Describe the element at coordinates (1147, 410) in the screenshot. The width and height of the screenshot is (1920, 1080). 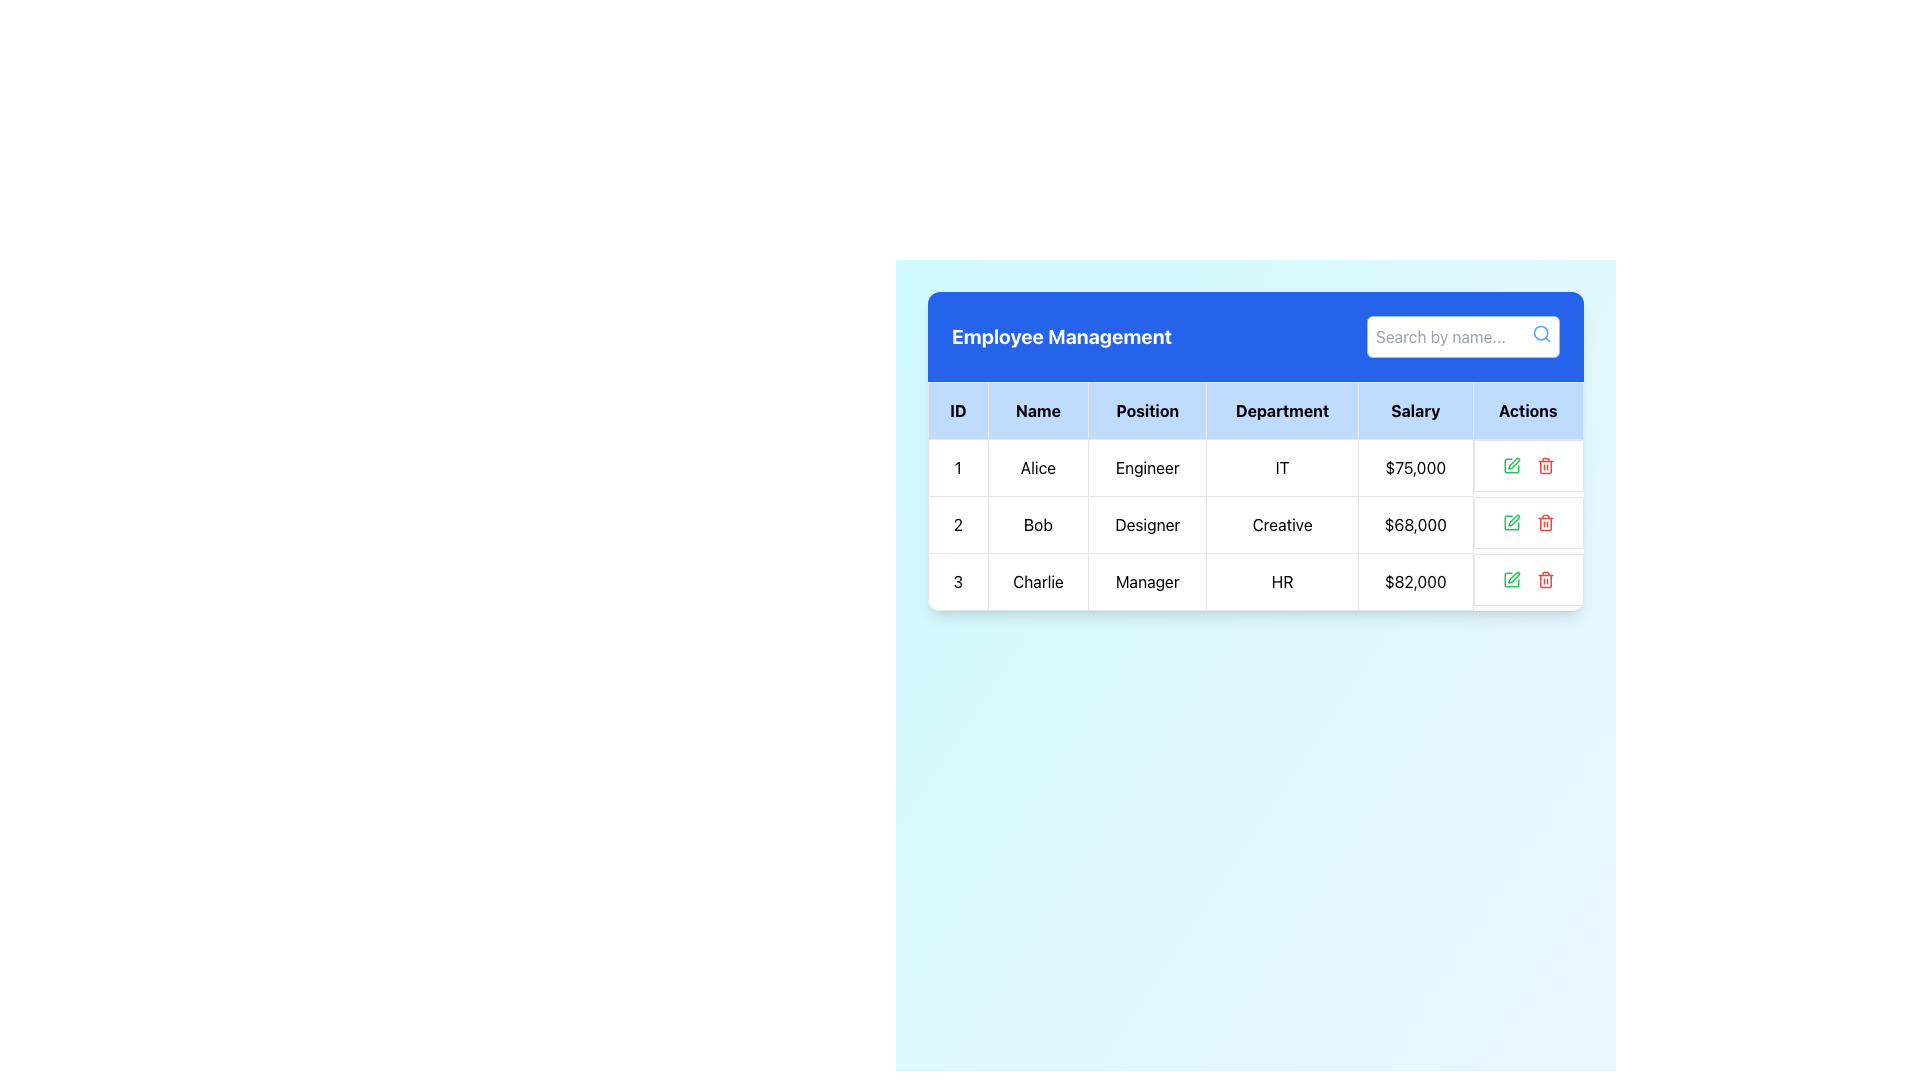
I see `the Table Header Cell labeled 'Position', which is styled with bold black text on a light blue background and is located as the third column in the header row of the table` at that location.